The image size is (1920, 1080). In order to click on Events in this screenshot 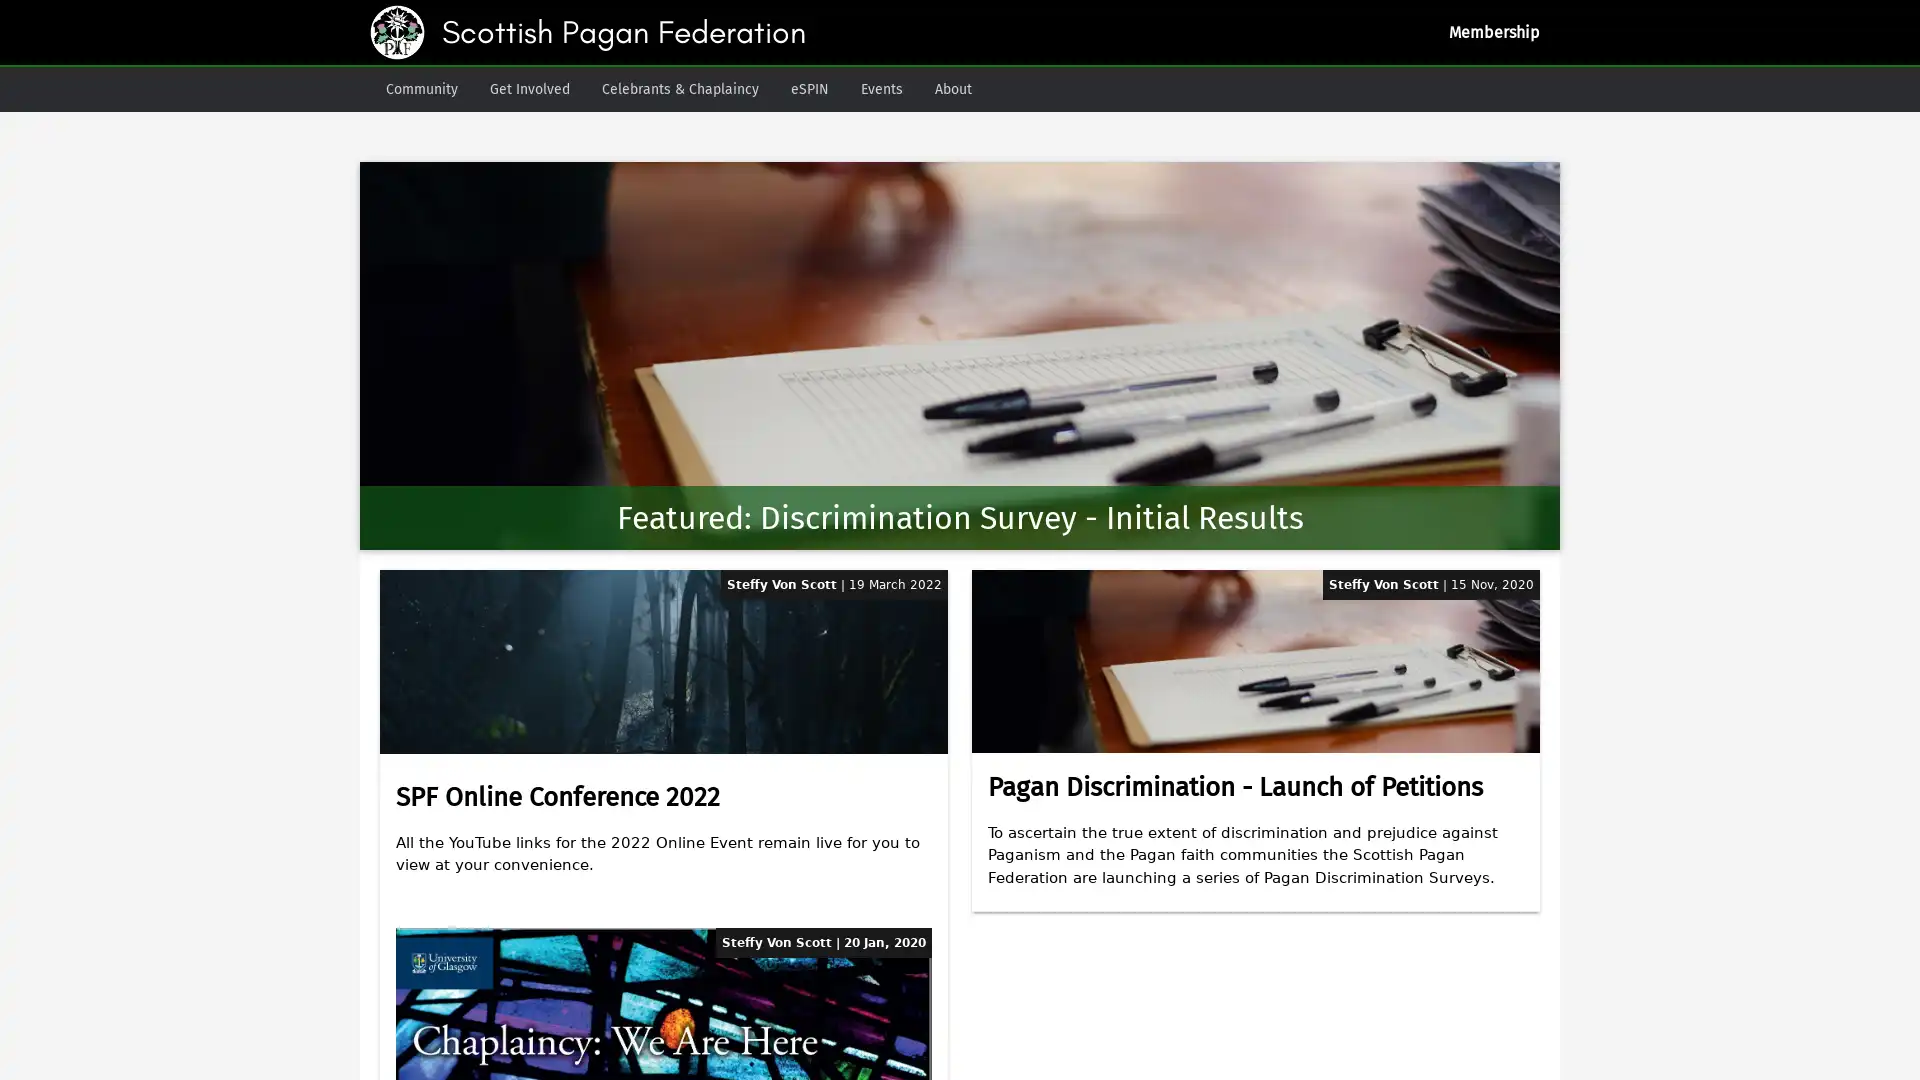, I will do `click(881, 88)`.